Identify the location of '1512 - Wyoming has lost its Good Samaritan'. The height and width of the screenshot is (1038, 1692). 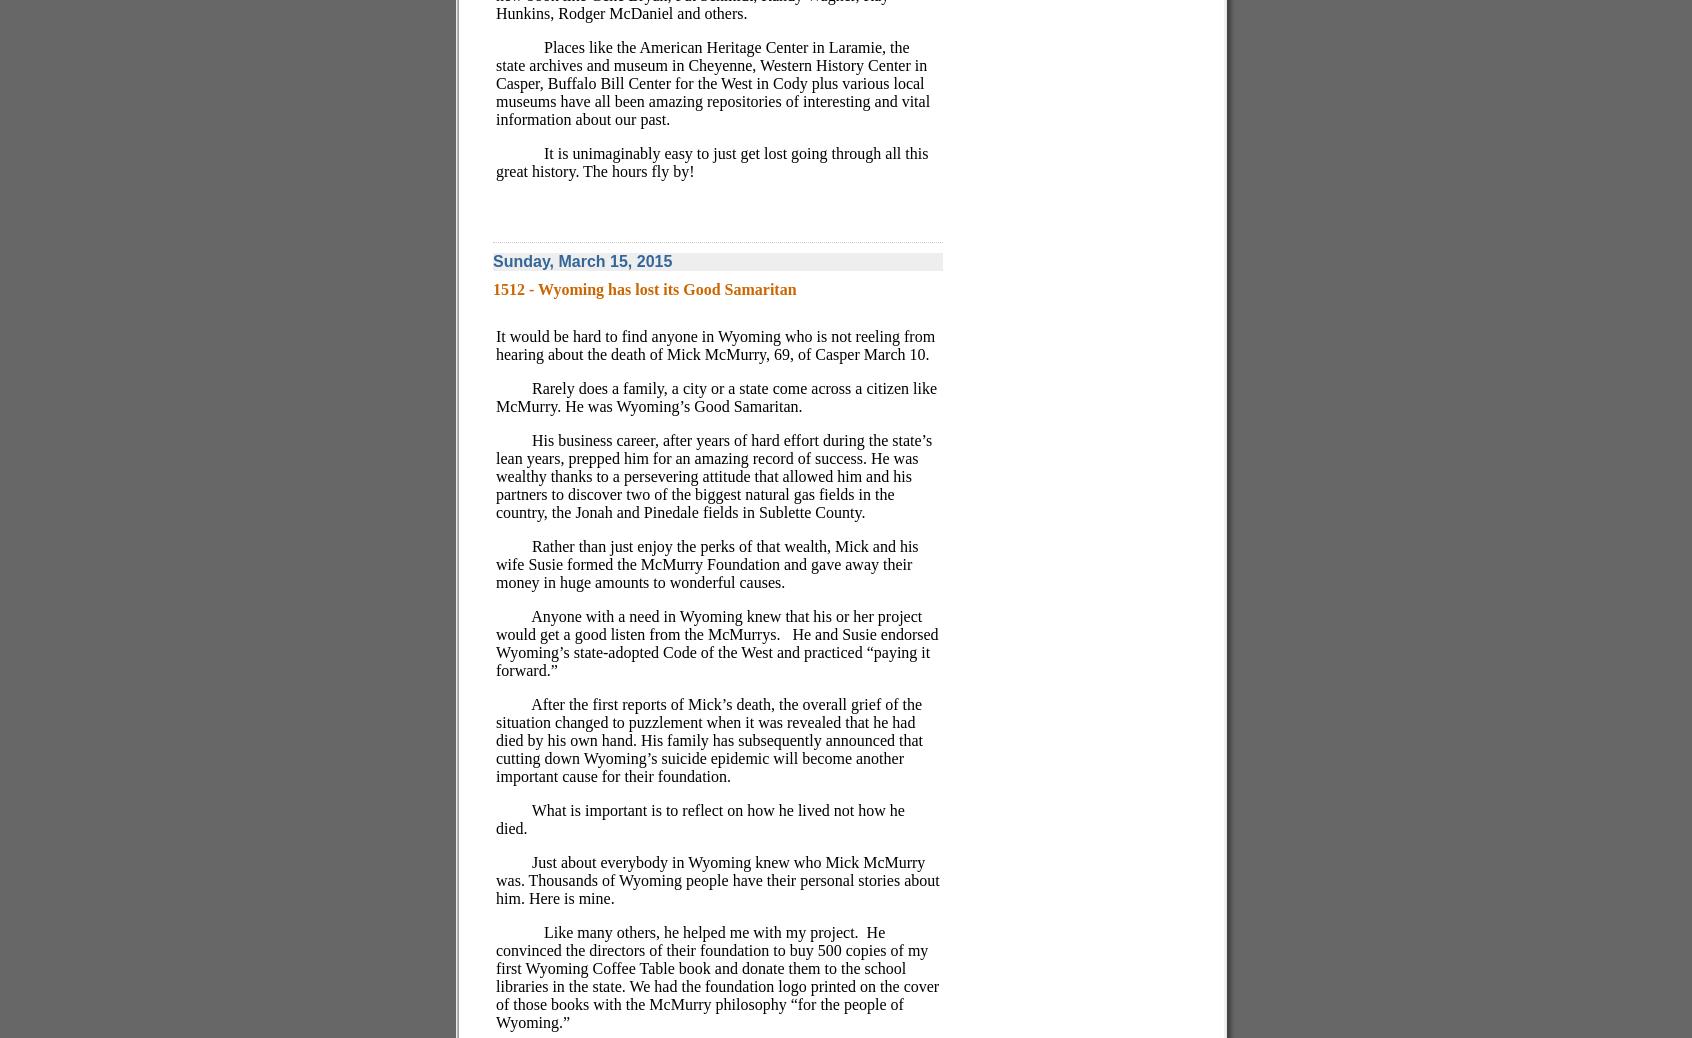
(644, 288).